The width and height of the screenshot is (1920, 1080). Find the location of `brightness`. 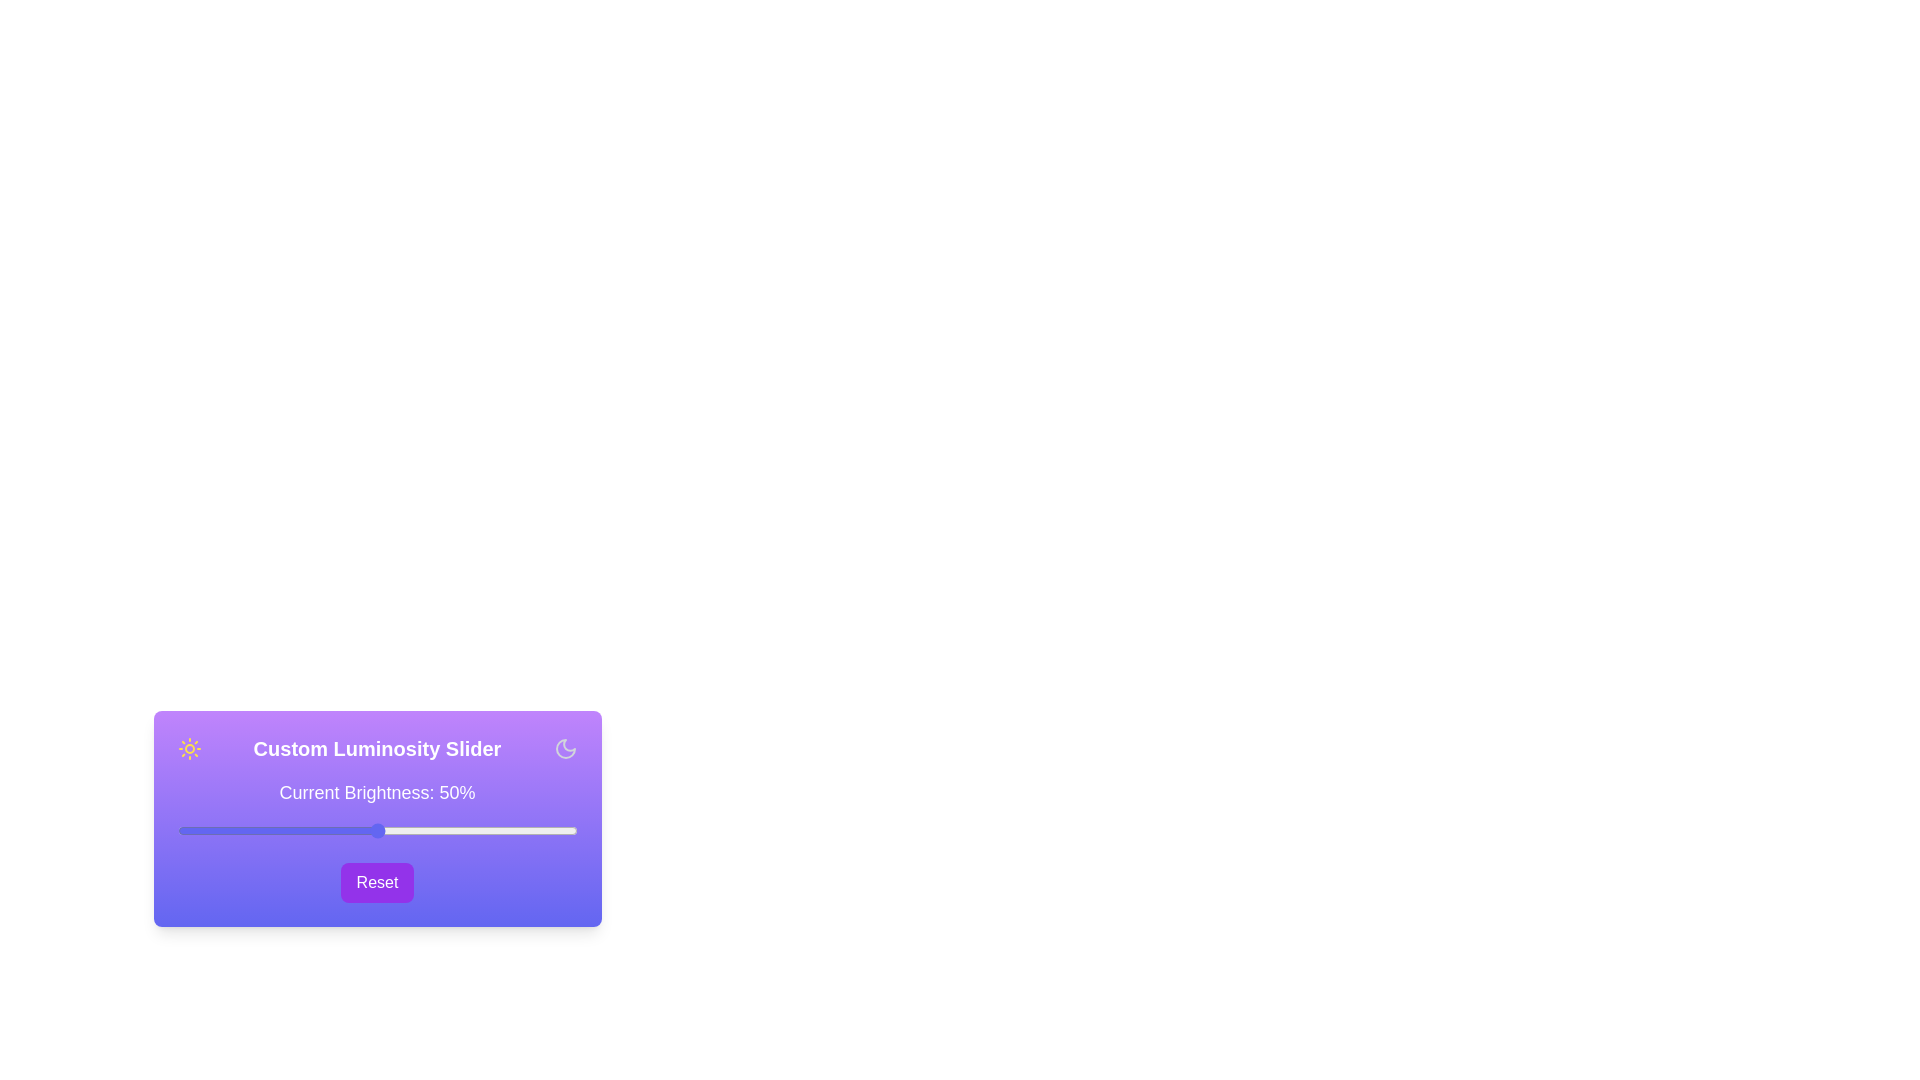

brightness is located at coordinates (509, 830).